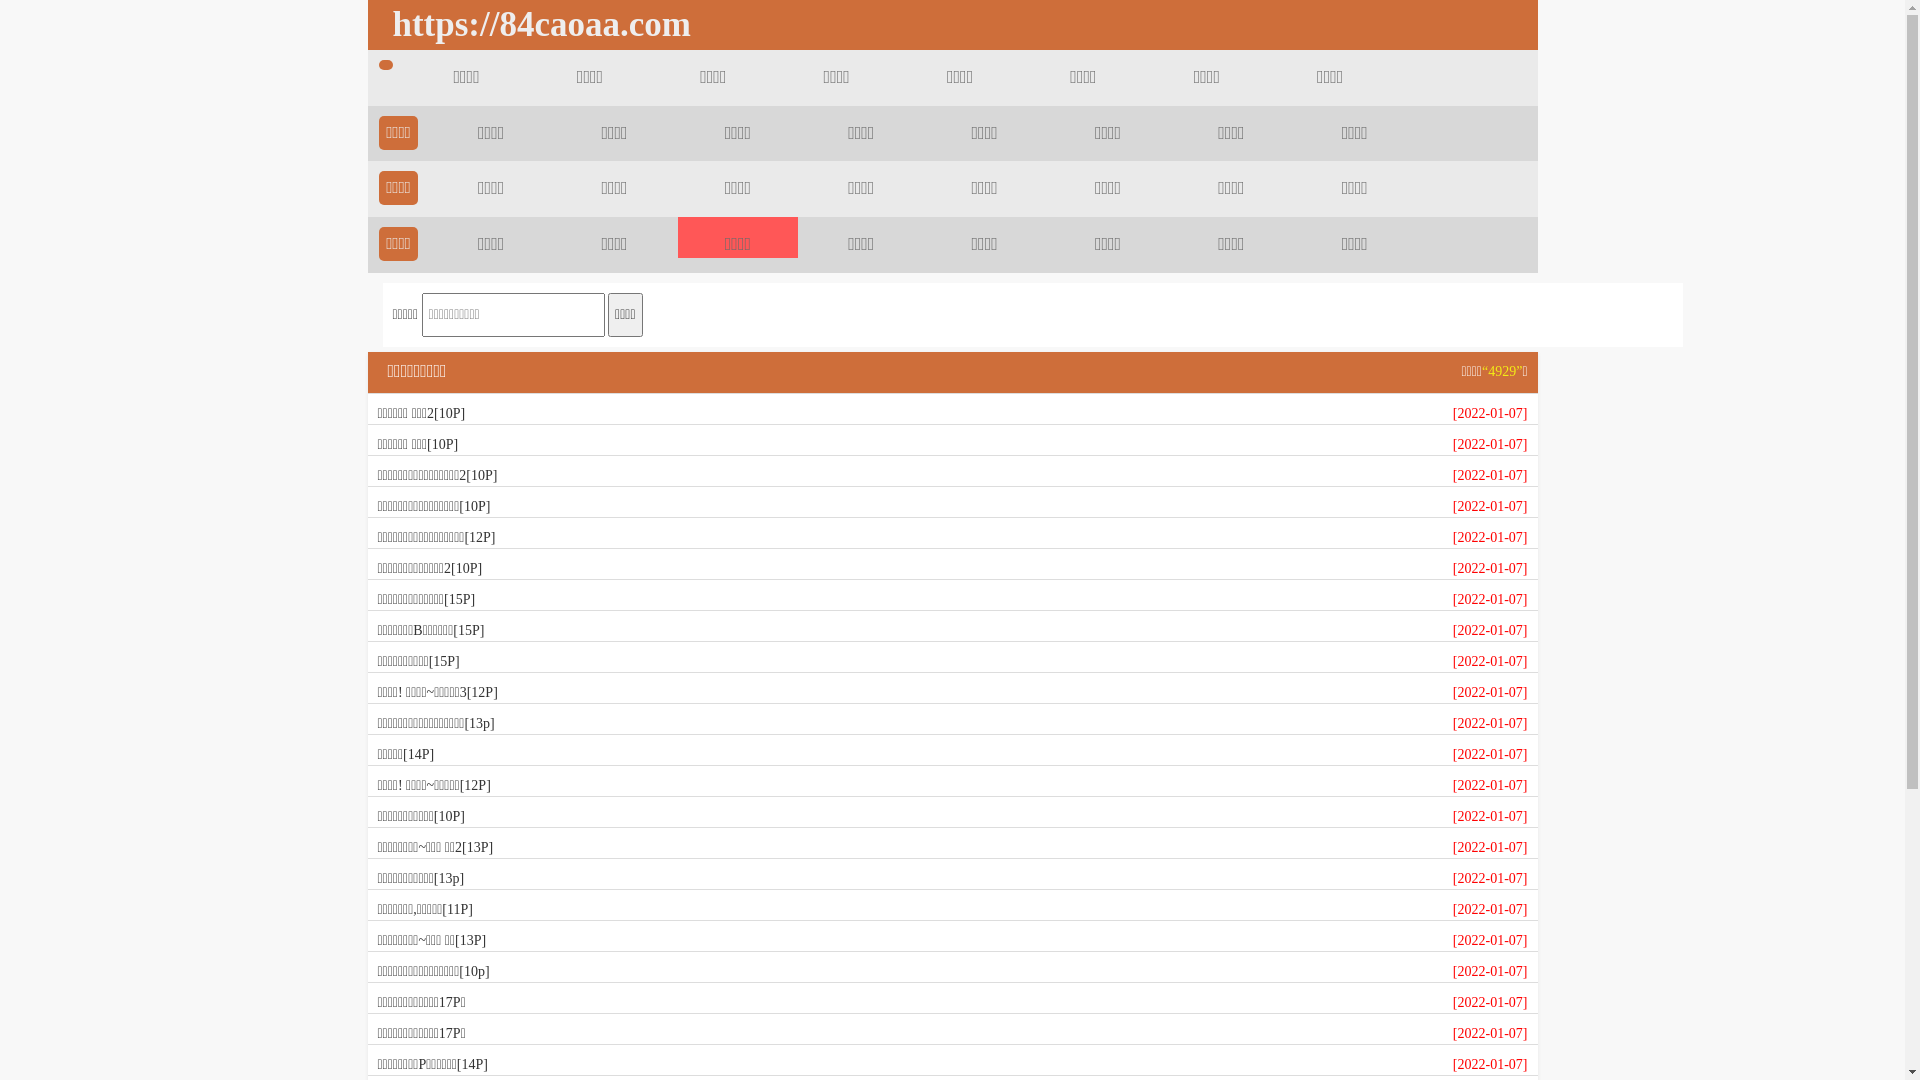 This screenshot has height=1080, width=1920. Describe the element at coordinates (536, 24) in the screenshot. I see `'https://84caoaa.com'` at that location.